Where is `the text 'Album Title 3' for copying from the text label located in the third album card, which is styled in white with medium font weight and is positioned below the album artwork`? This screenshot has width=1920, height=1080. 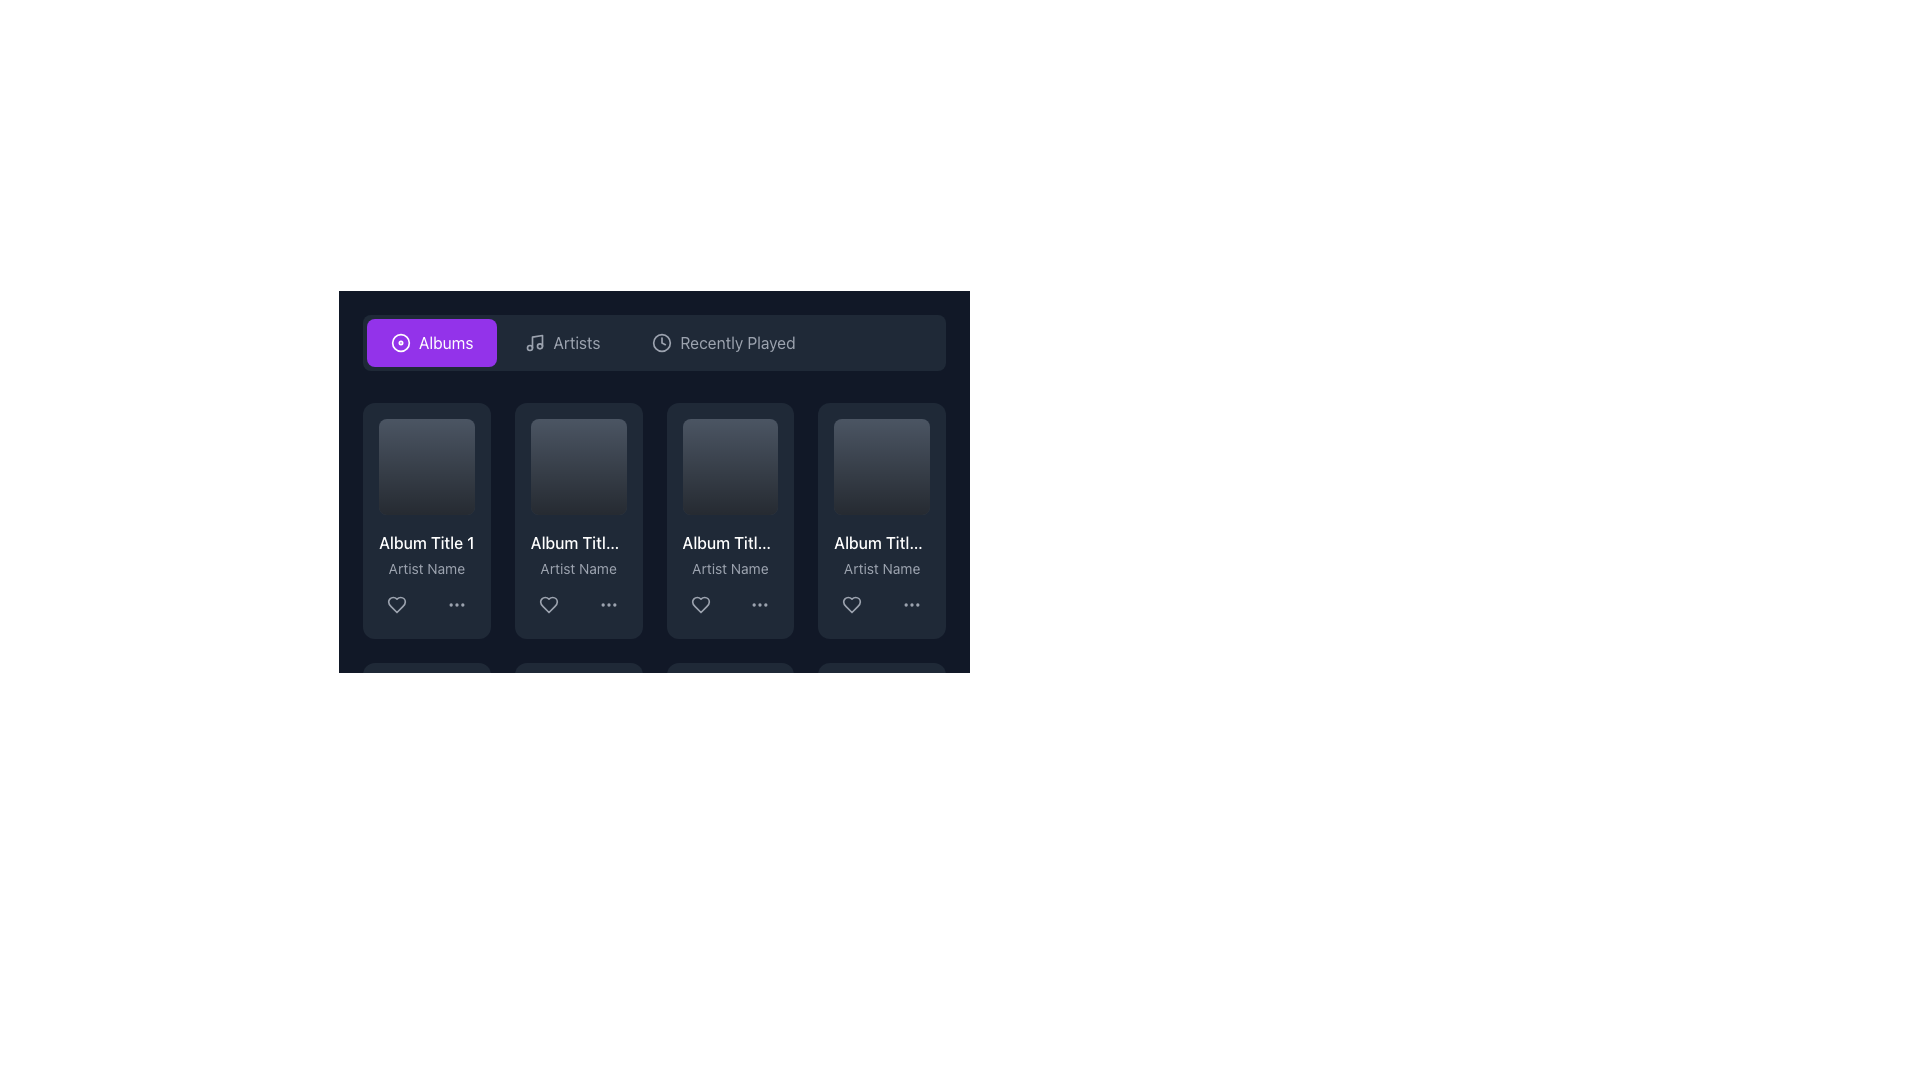 the text 'Album Title 3' for copying from the text label located in the third album card, which is styled in white with medium font weight and is positioned below the album artwork is located at coordinates (729, 542).